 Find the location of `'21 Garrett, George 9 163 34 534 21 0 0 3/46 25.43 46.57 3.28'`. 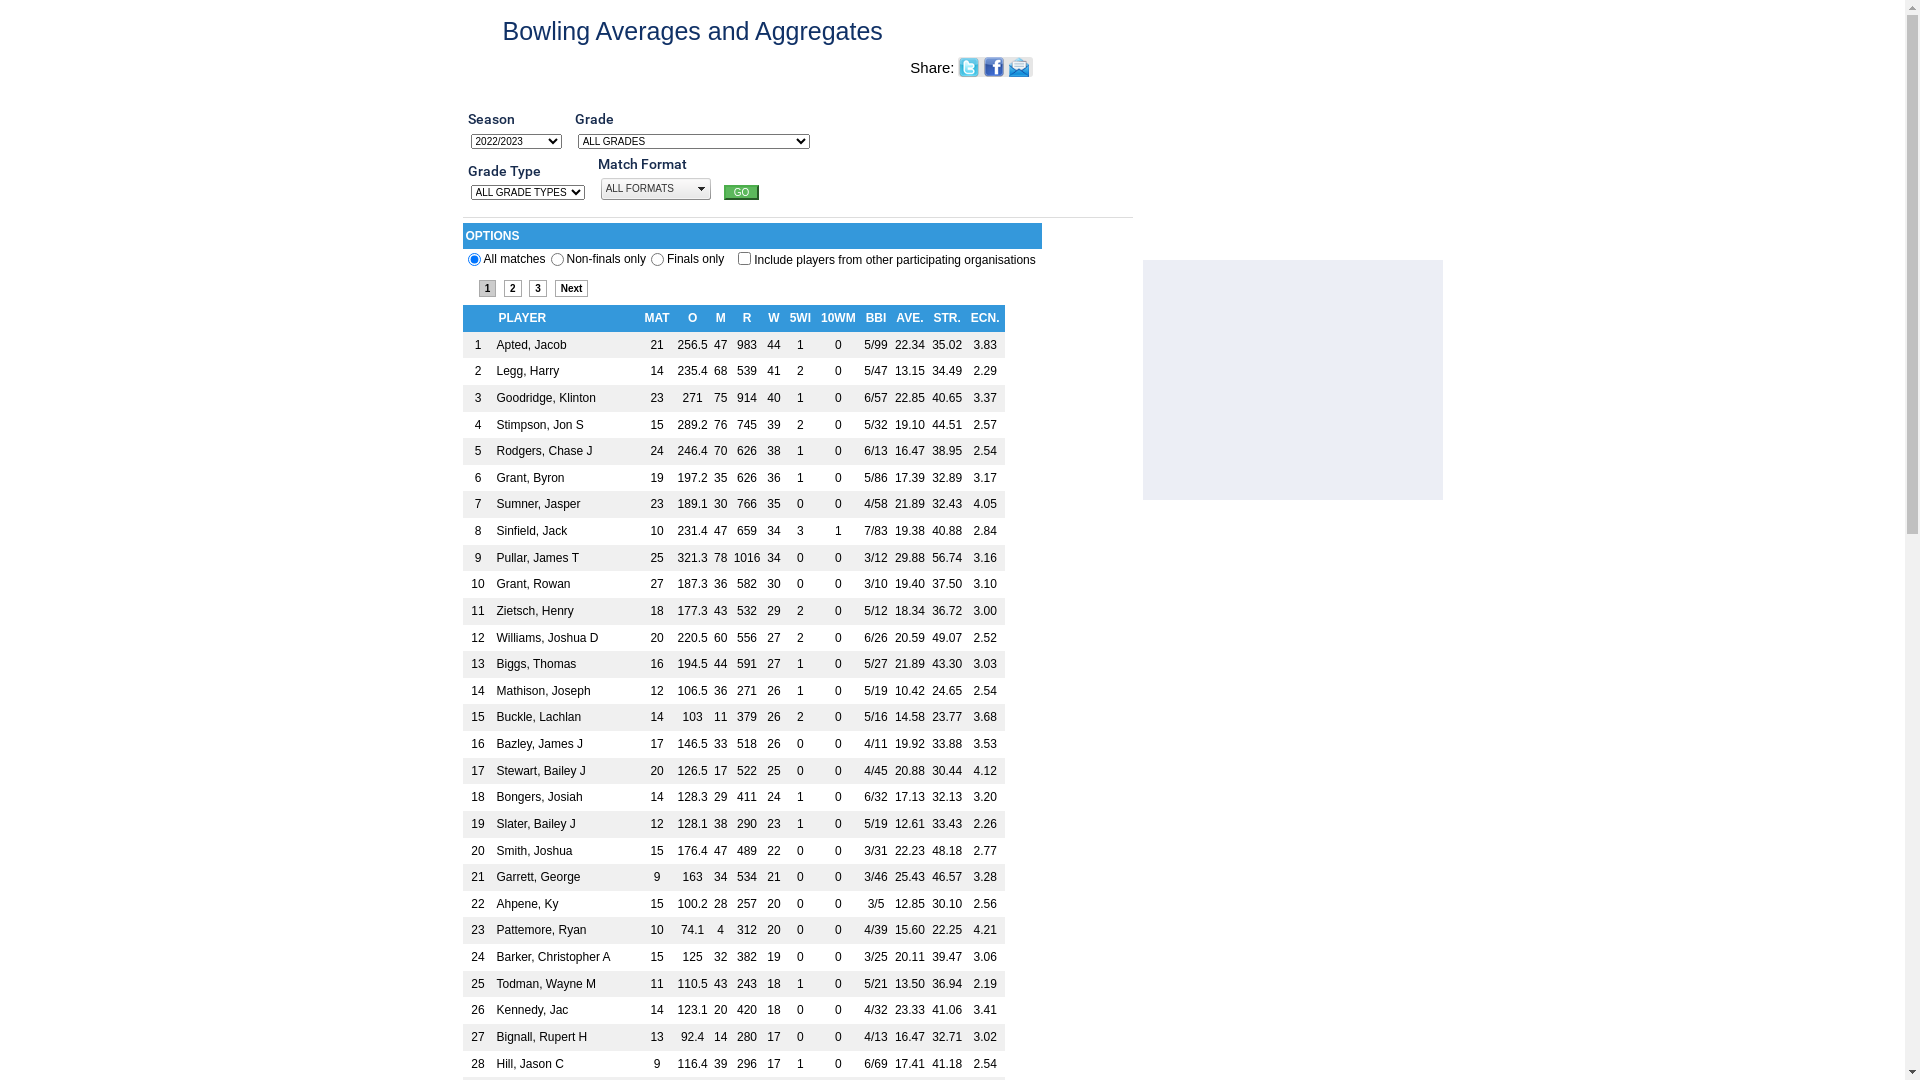

'21 Garrett, George 9 163 34 534 21 0 0 3/46 25.43 46.57 3.28' is located at coordinates (732, 876).